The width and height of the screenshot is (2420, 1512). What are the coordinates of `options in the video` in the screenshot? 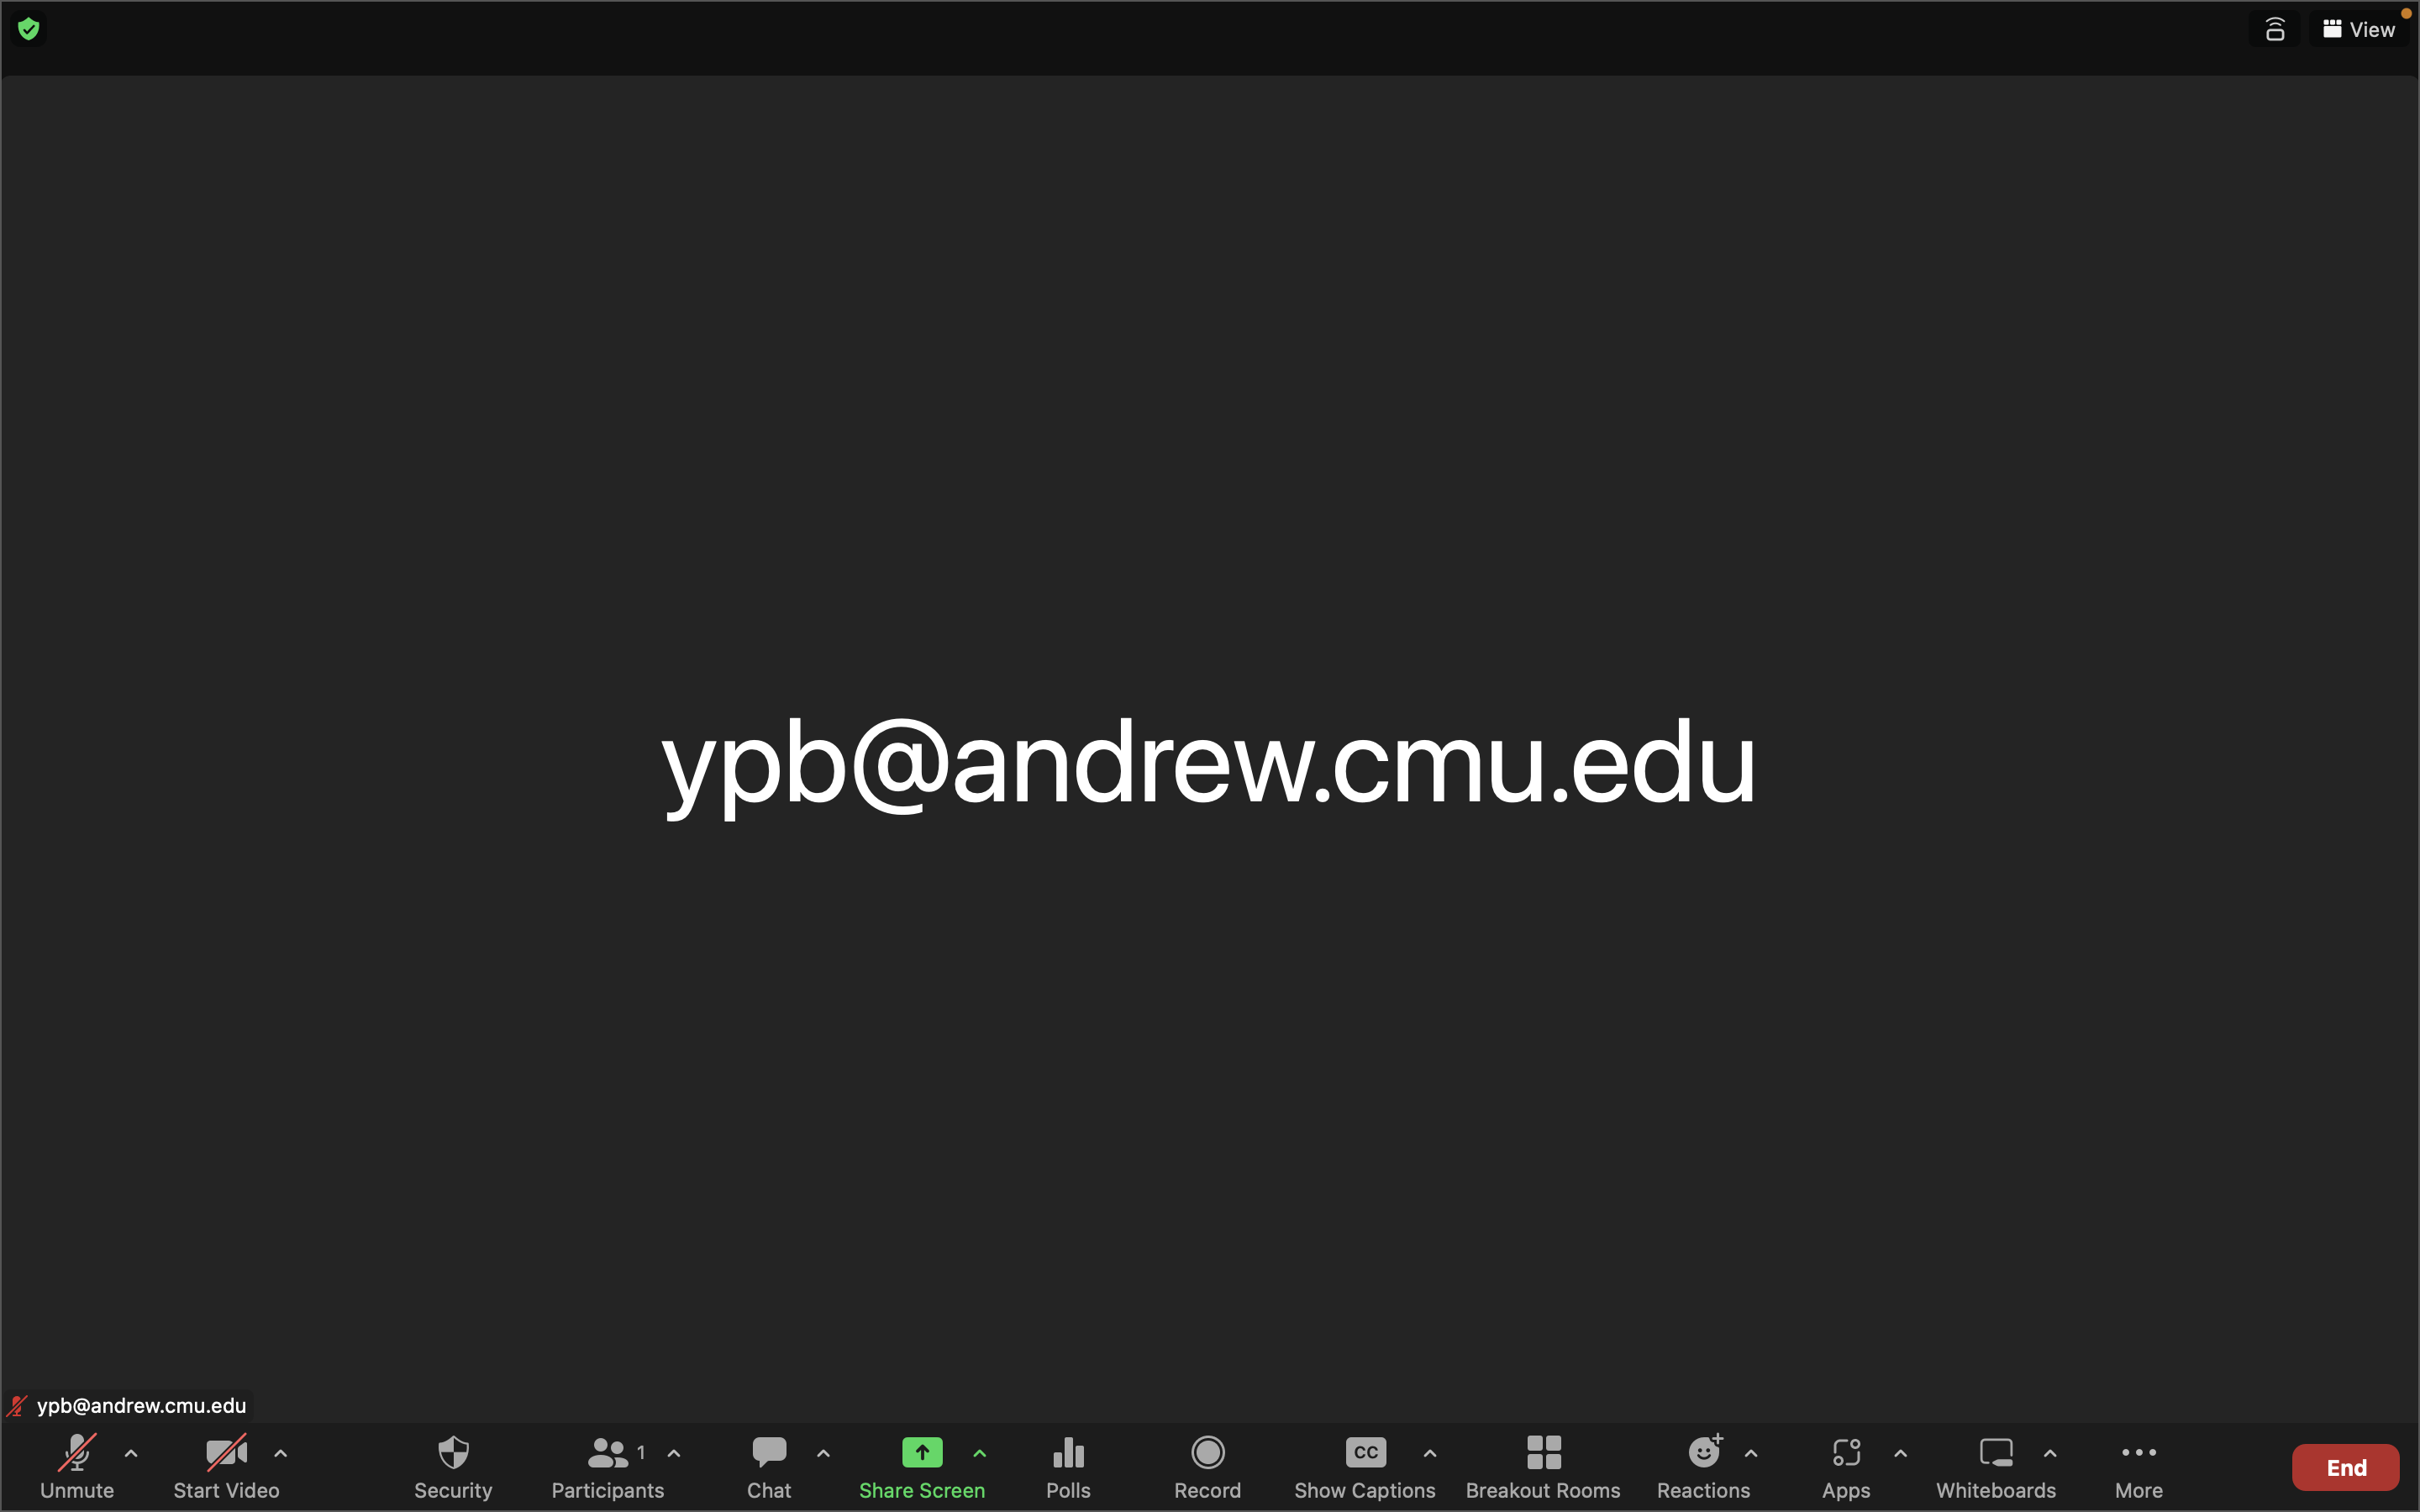 It's located at (278, 1461).